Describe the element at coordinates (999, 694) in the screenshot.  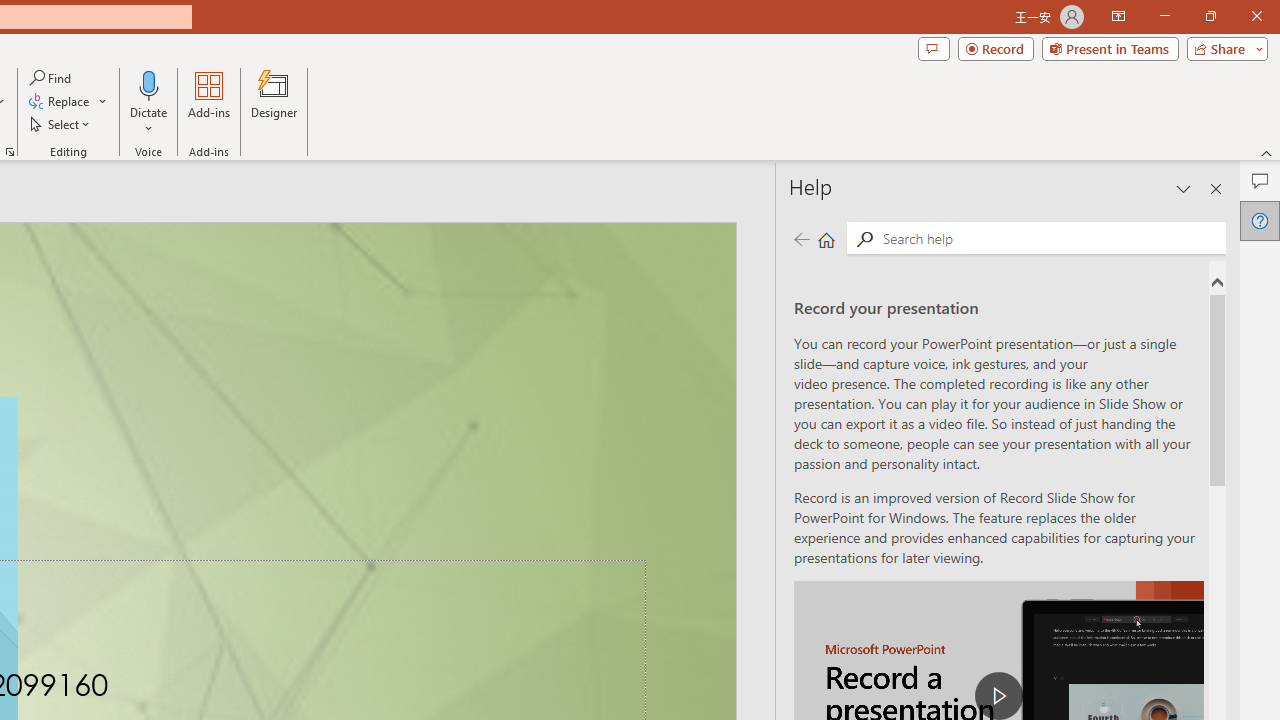
I see `'play Record a Presentation'` at that location.